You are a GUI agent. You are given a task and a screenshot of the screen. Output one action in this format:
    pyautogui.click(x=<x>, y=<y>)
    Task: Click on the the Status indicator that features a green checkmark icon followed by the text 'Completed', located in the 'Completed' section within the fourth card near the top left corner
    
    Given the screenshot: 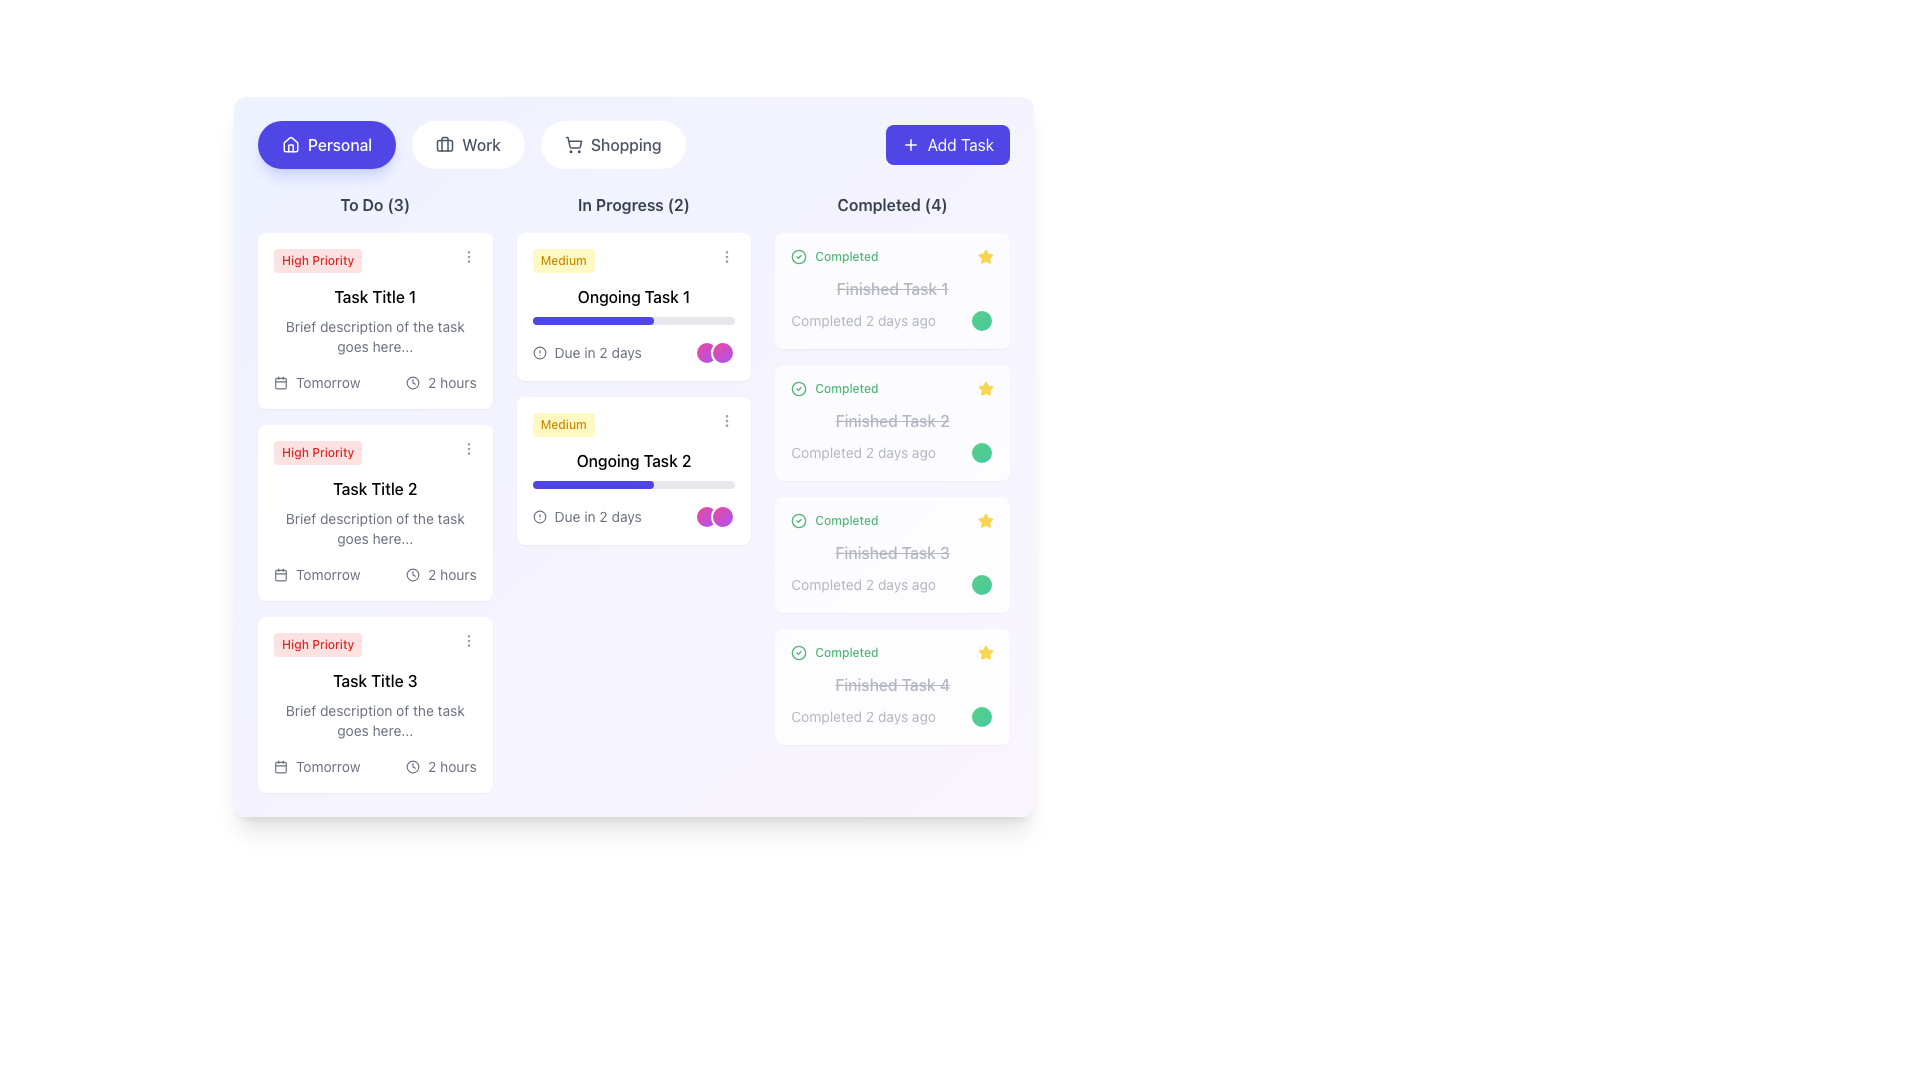 What is the action you would take?
    pyautogui.click(x=835, y=652)
    